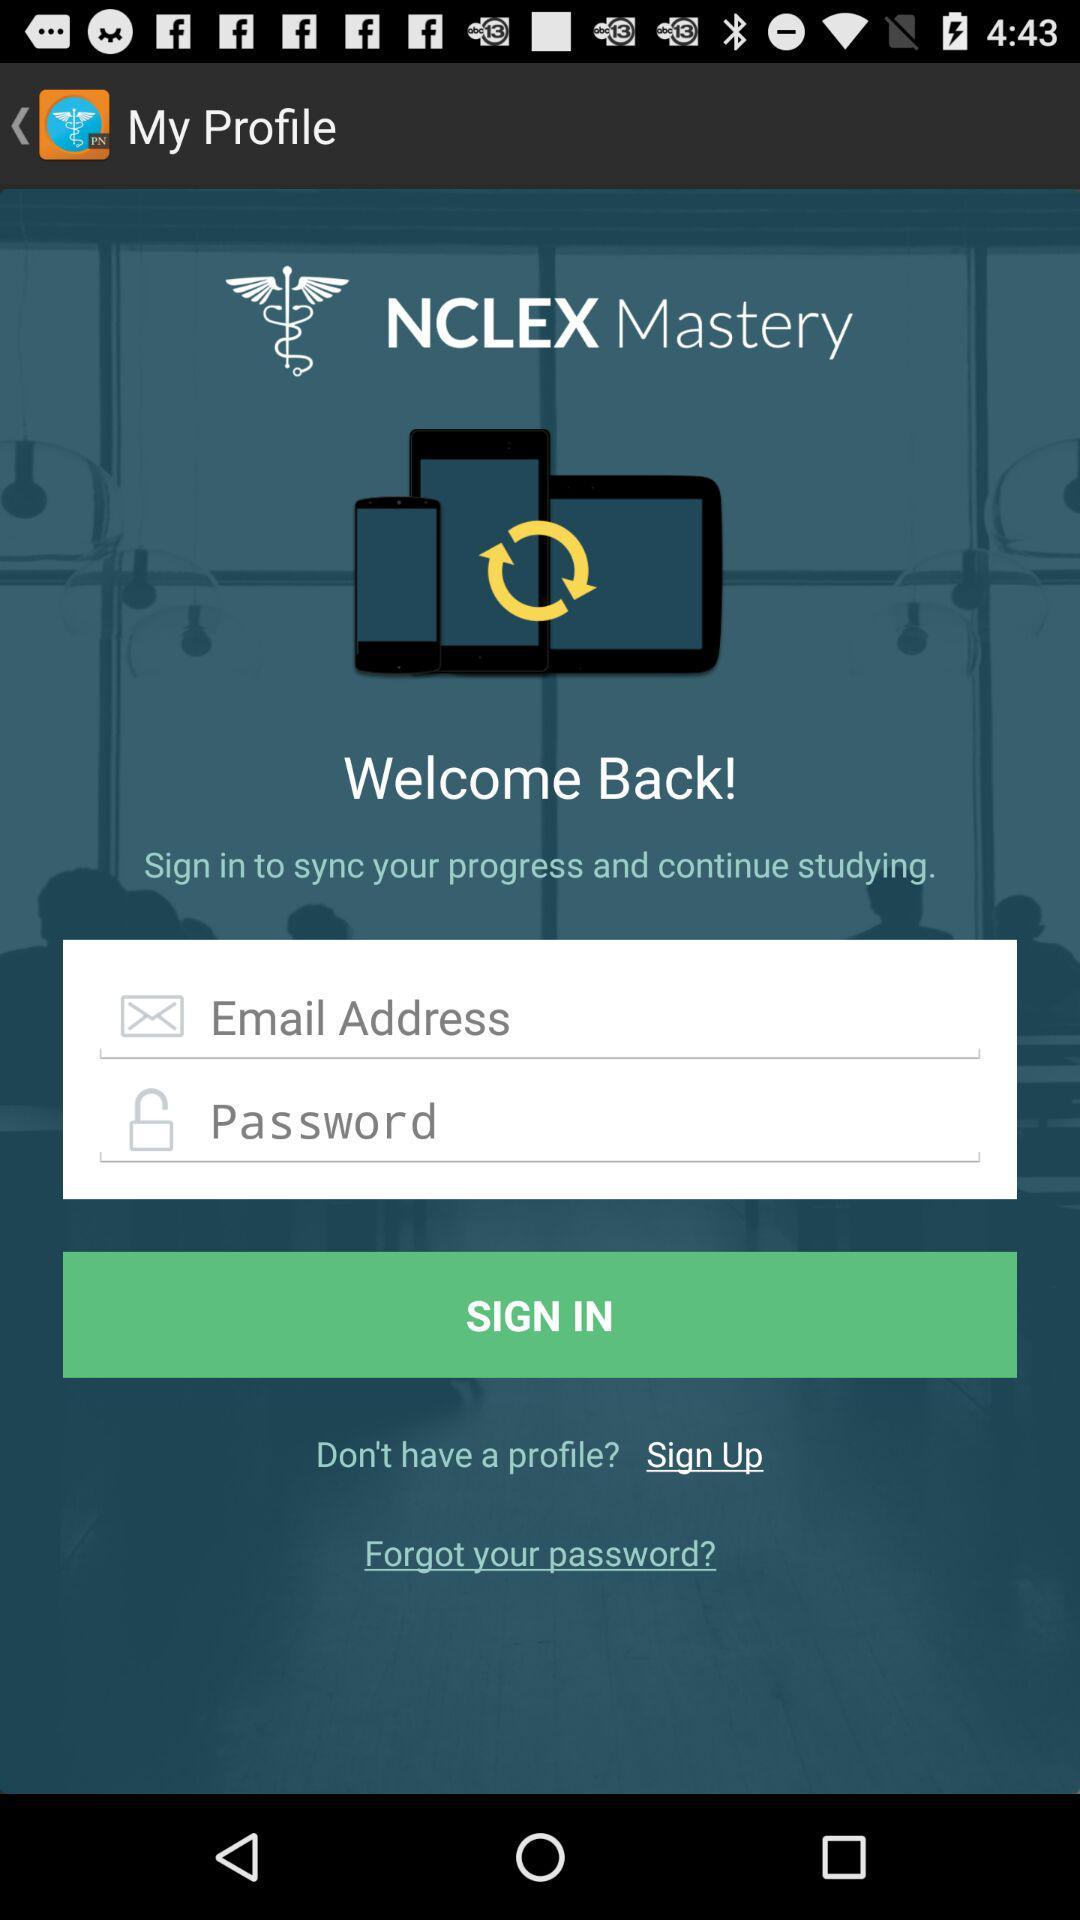 This screenshot has height=1920, width=1080. I want to click on forgot your password? item, so click(540, 1551).